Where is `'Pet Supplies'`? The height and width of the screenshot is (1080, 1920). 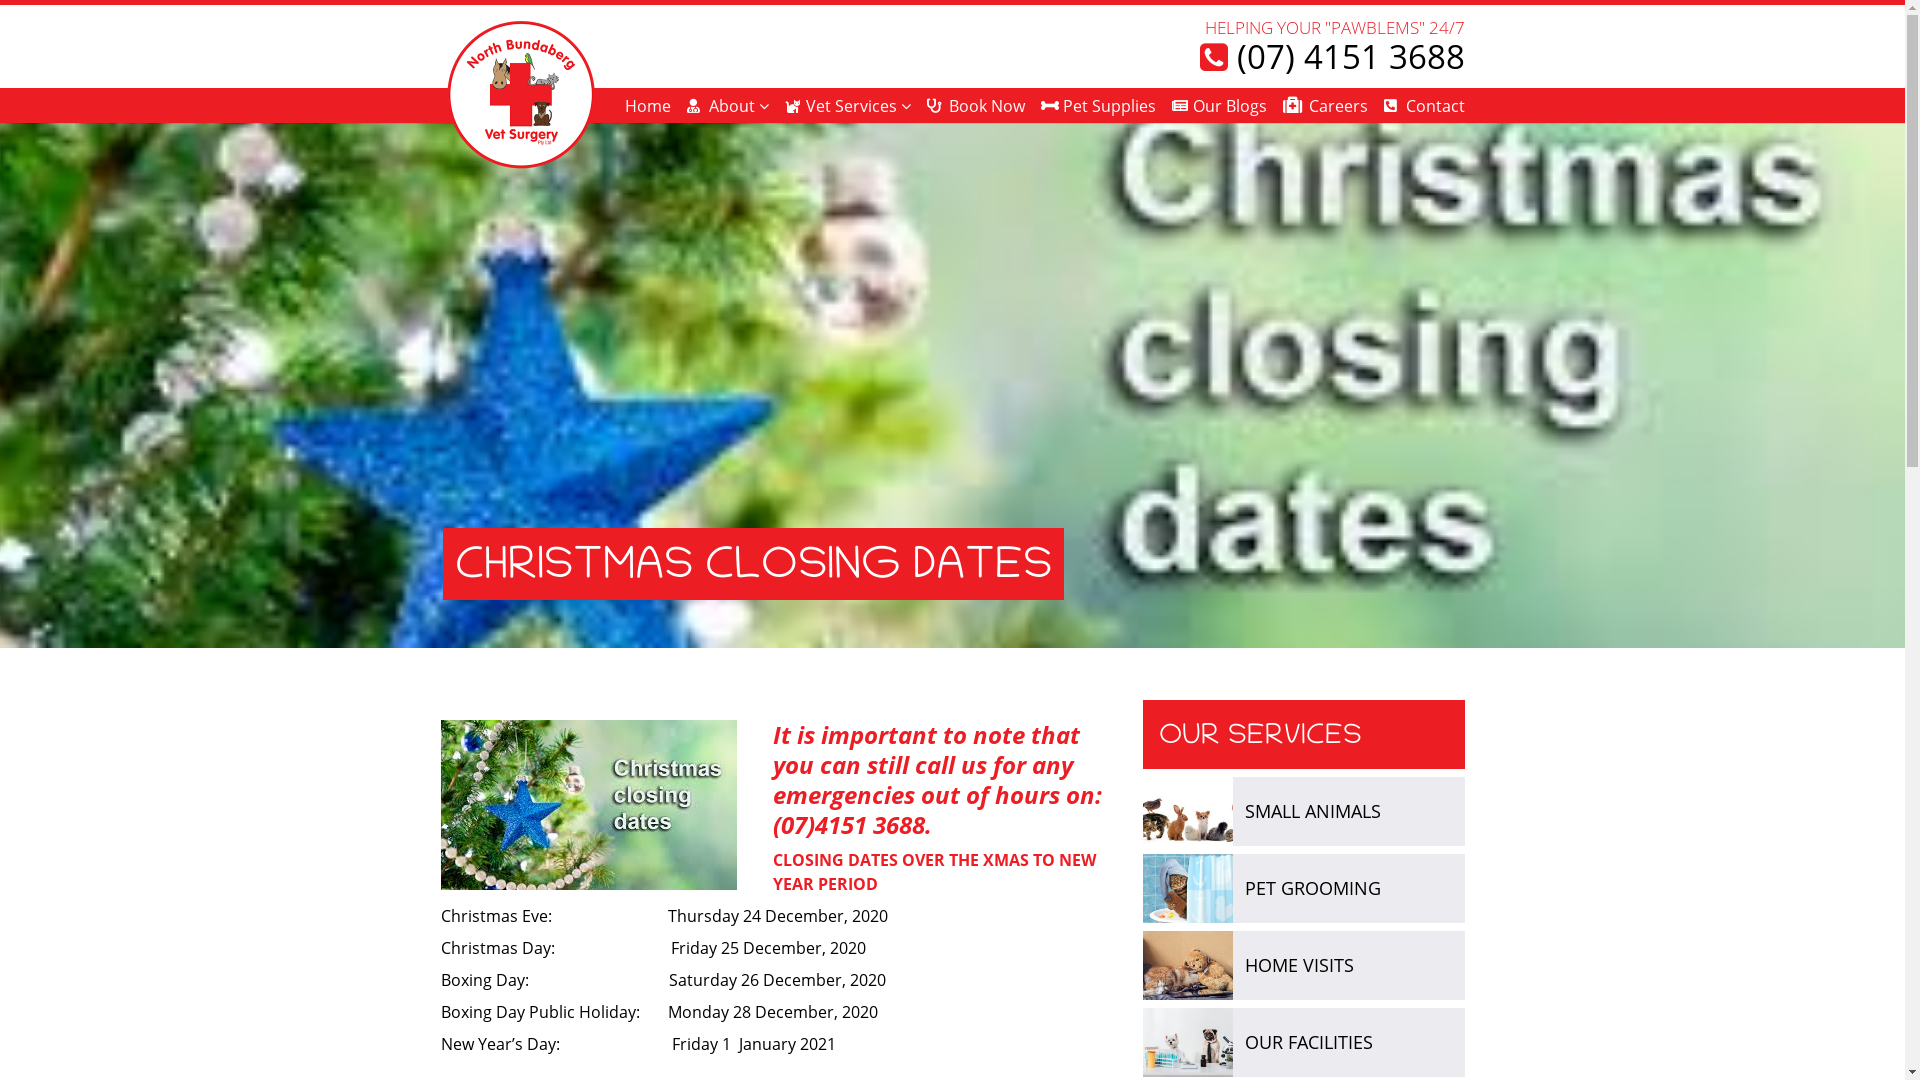 'Pet Supplies' is located at coordinates (1097, 105).